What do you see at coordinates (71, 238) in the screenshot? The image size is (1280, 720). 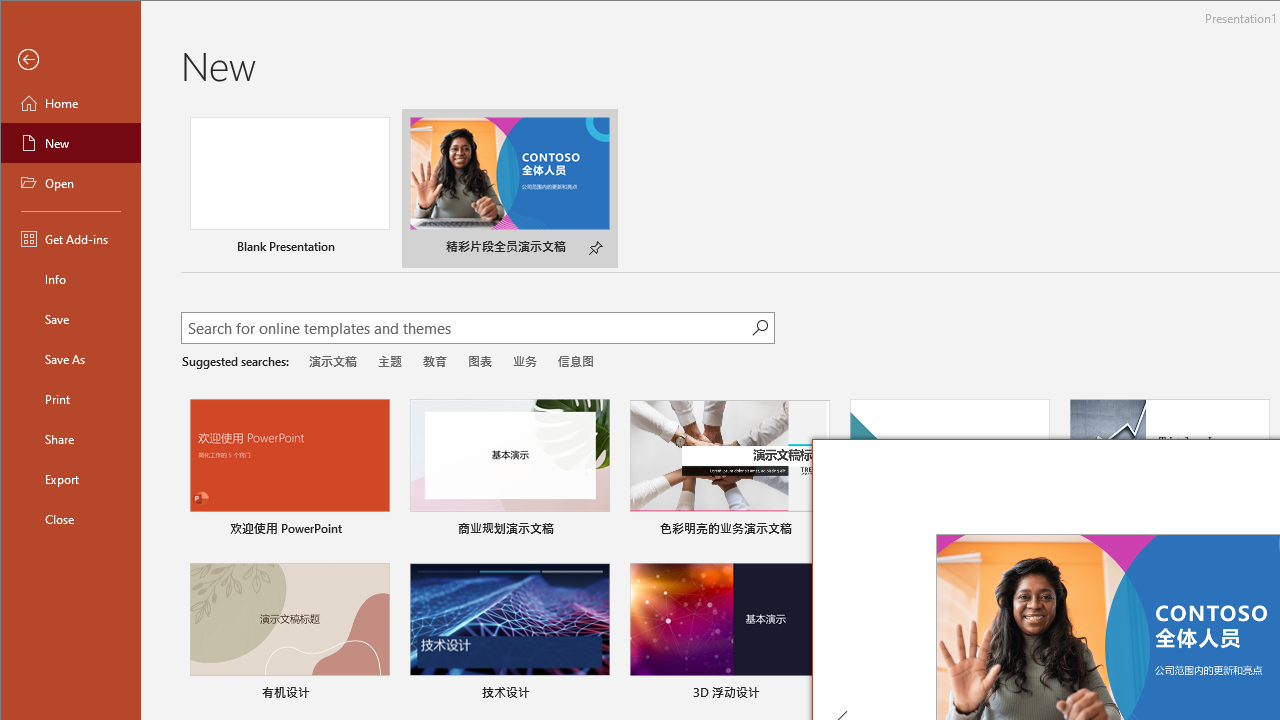 I see `'Get Add-ins'` at bounding box center [71, 238].